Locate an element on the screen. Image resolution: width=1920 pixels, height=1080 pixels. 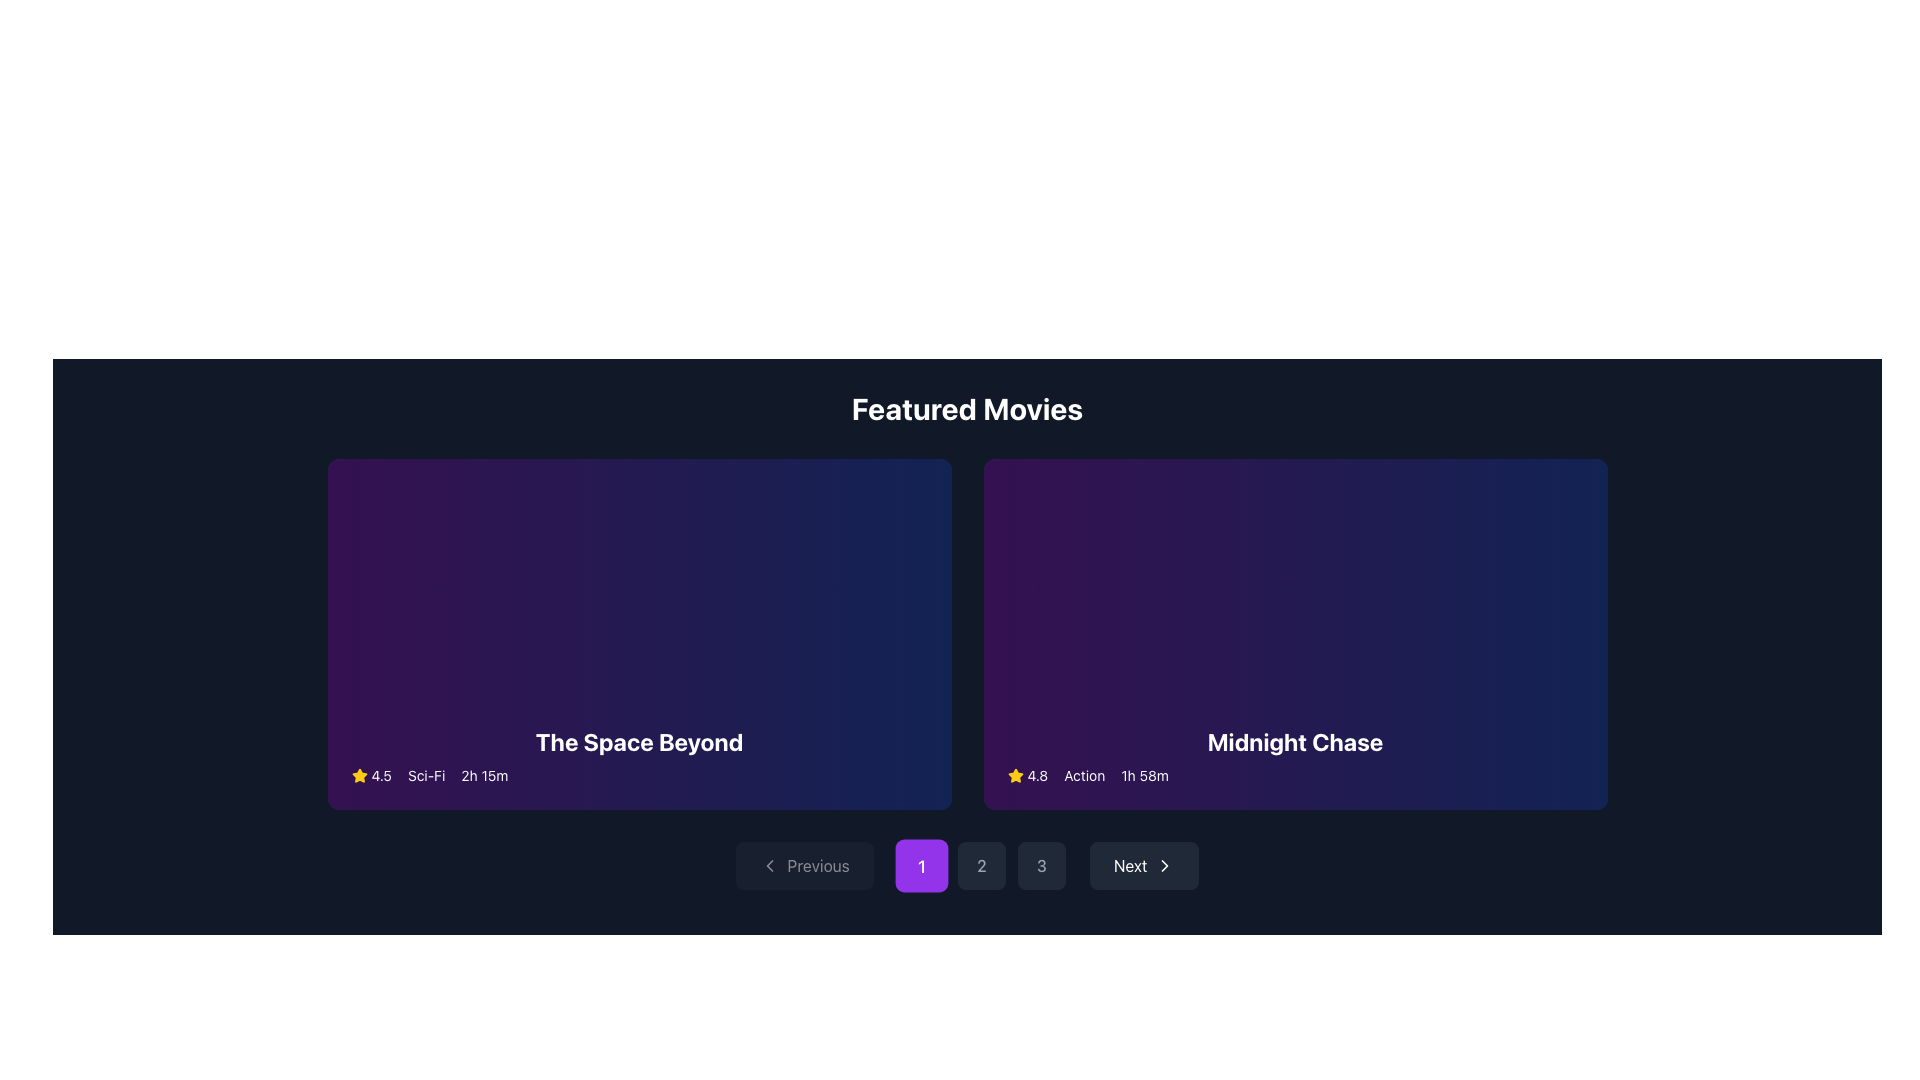
the IconButton located in the bottom navigation section to the left of the pagination is located at coordinates (768, 865).